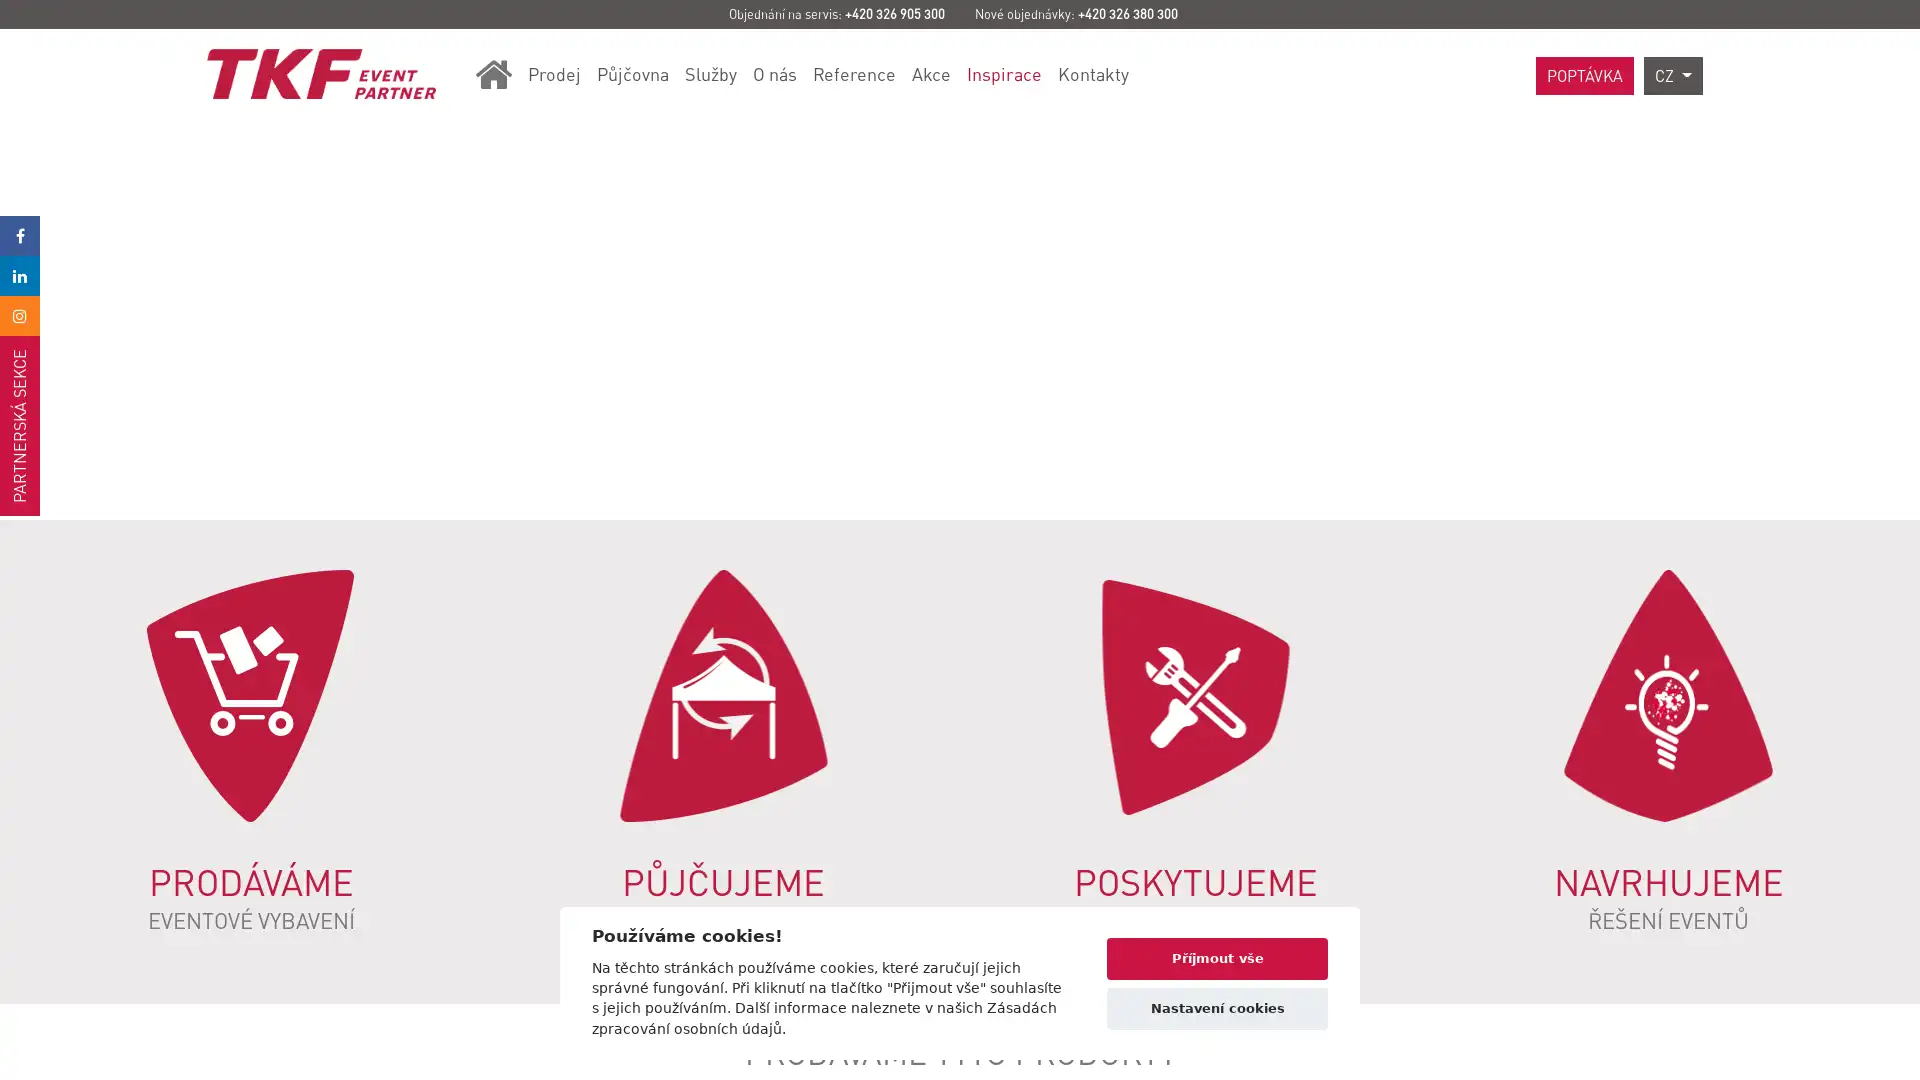  Describe the element at coordinates (1216, 1007) in the screenshot. I see `Nastaveni cookies` at that location.